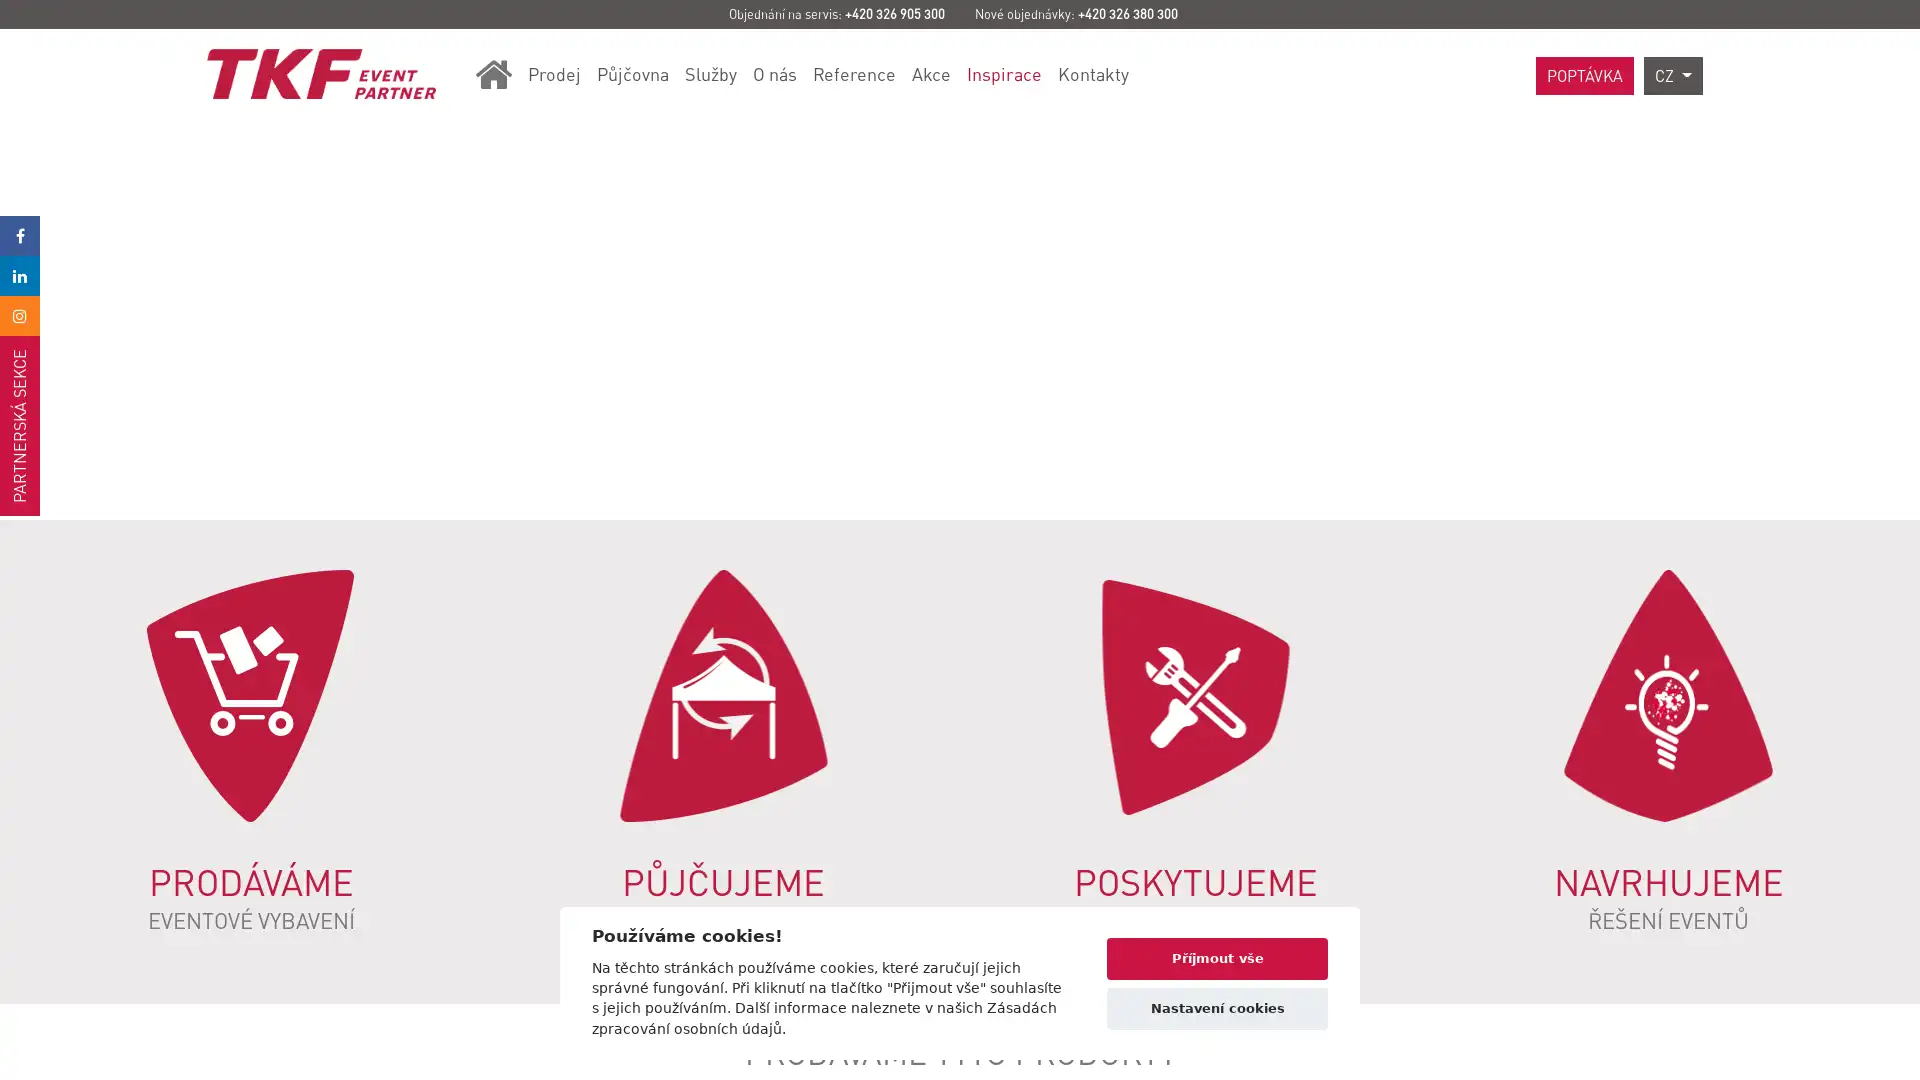  Describe the element at coordinates (1216, 1007) in the screenshot. I see `Nastaveni cookies` at that location.